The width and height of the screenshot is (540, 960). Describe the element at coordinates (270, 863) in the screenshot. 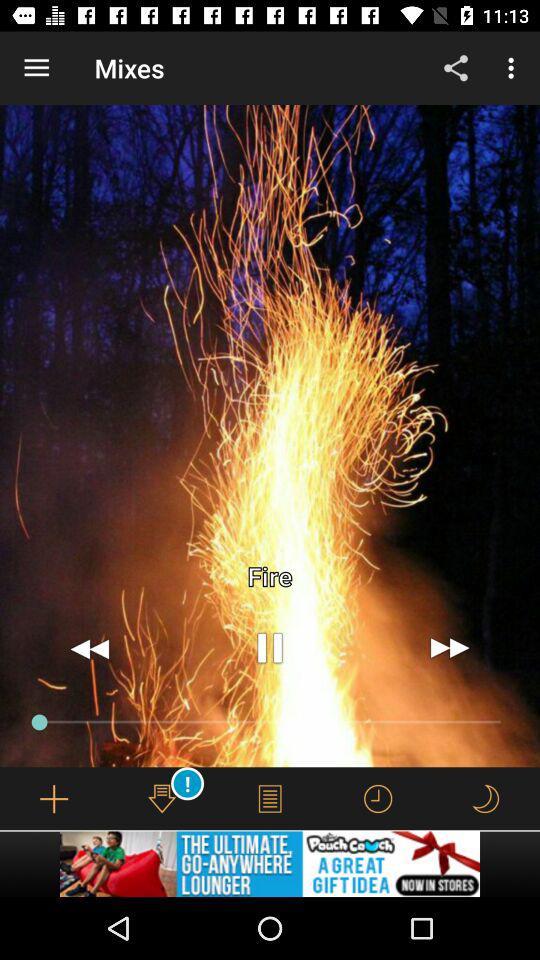

I see `advertisement for a product` at that location.